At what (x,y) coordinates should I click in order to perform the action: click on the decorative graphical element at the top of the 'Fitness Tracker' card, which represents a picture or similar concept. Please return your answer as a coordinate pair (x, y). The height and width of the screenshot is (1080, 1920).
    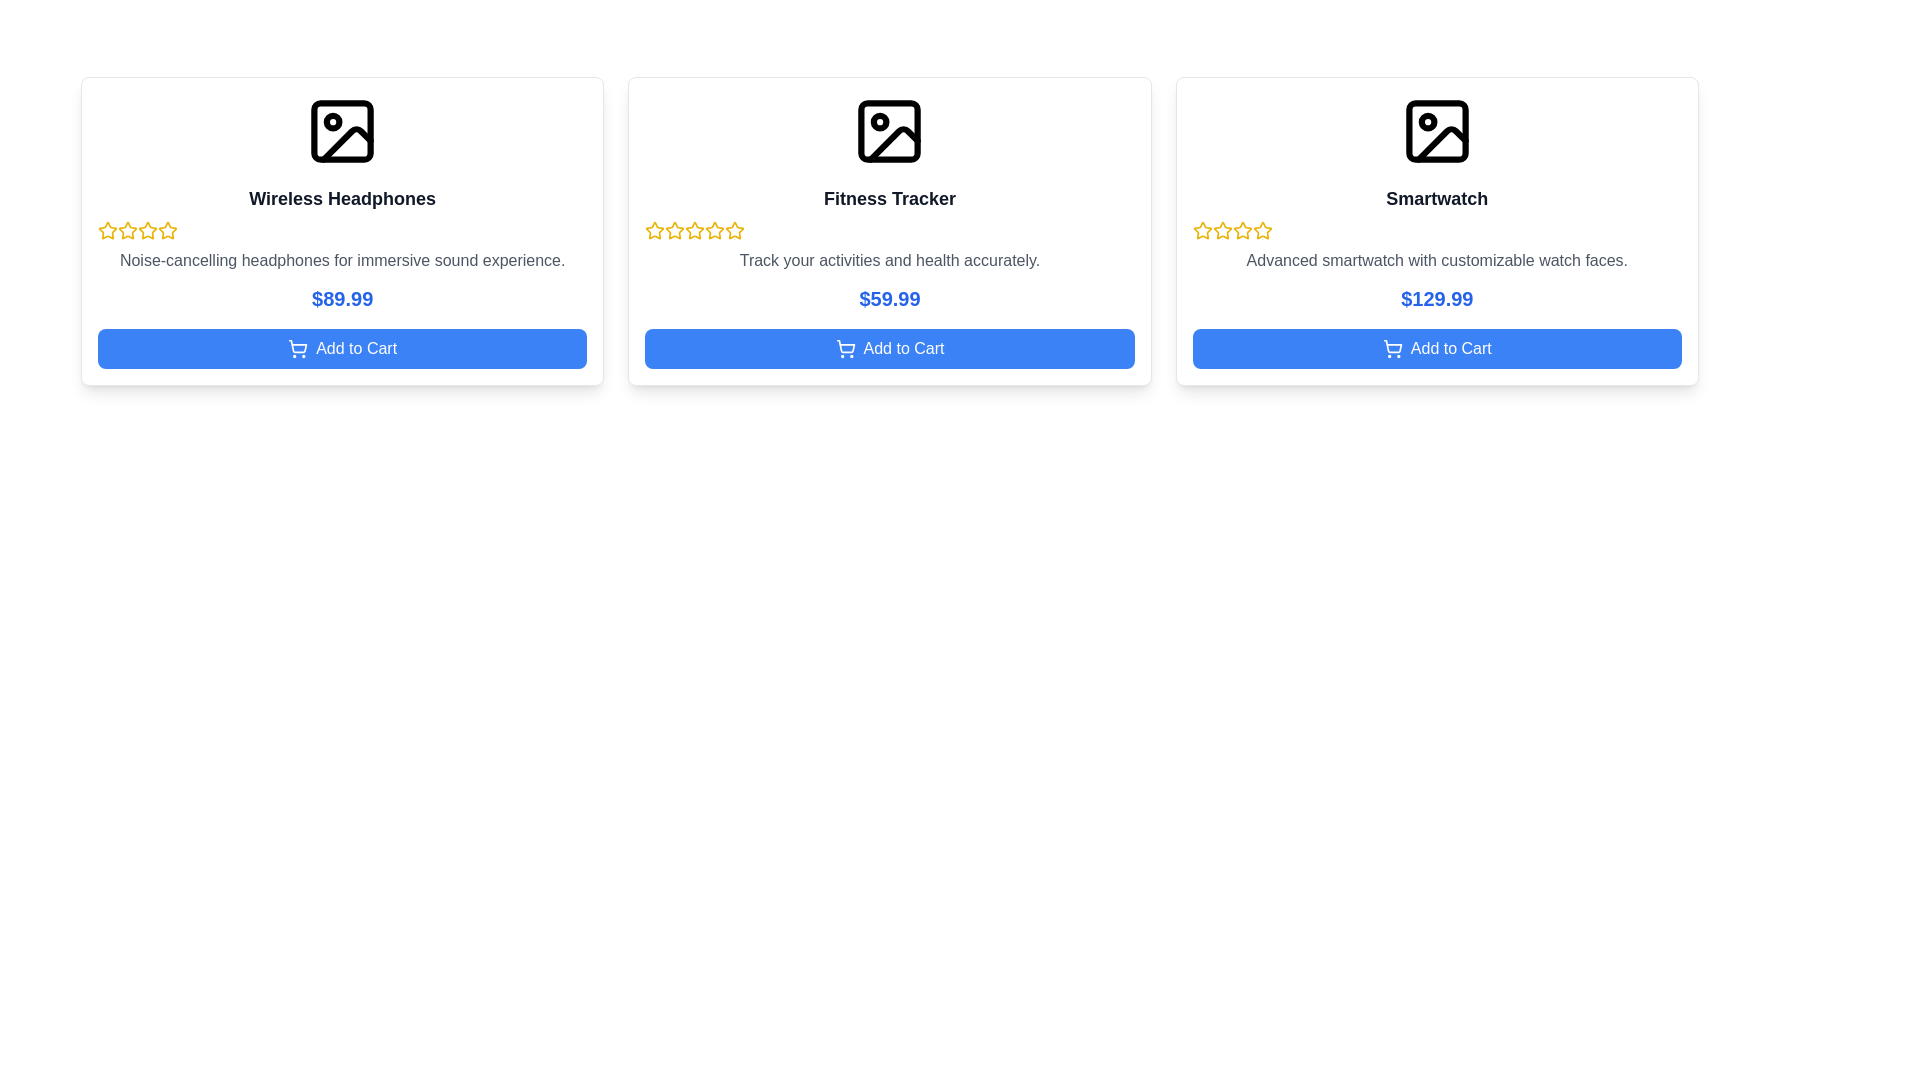
    Looking at the image, I should click on (888, 131).